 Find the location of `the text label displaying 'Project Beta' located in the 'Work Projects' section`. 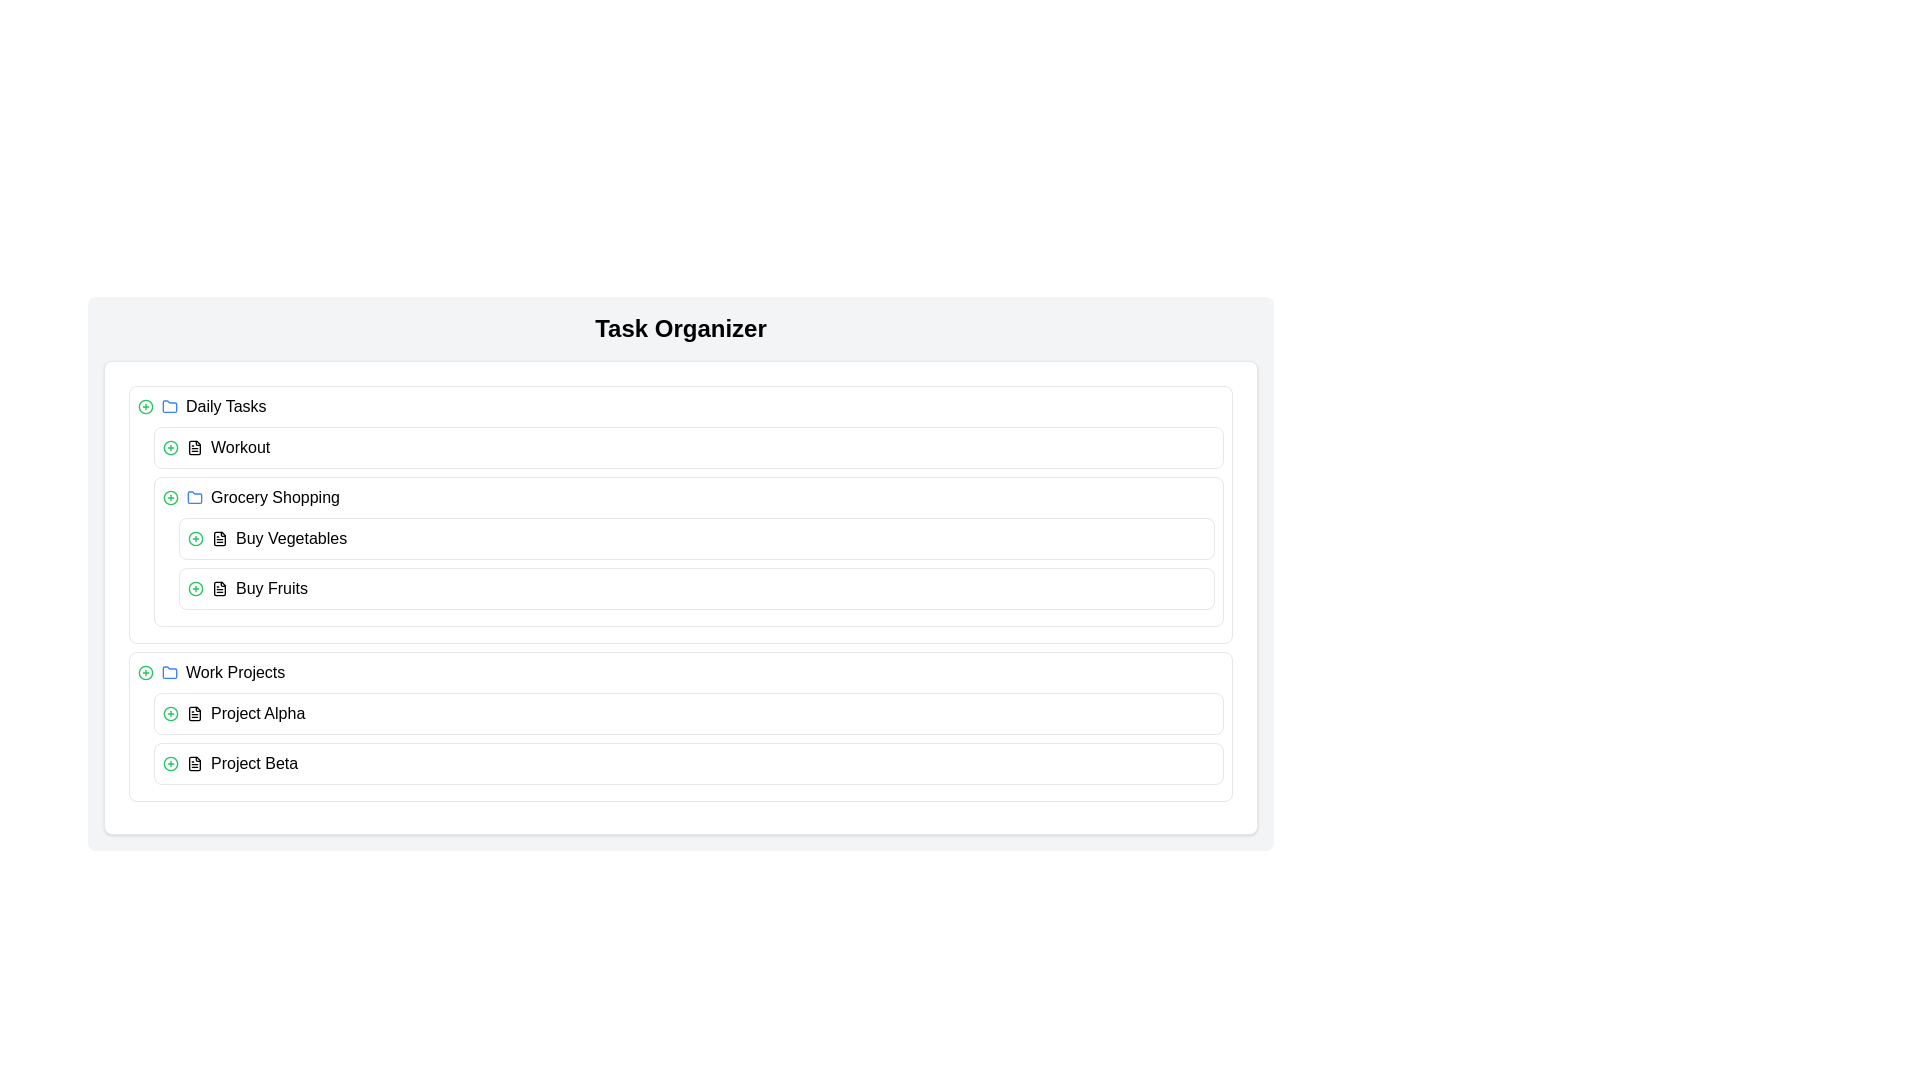

the text label displaying 'Project Beta' located in the 'Work Projects' section is located at coordinates (253, 763).